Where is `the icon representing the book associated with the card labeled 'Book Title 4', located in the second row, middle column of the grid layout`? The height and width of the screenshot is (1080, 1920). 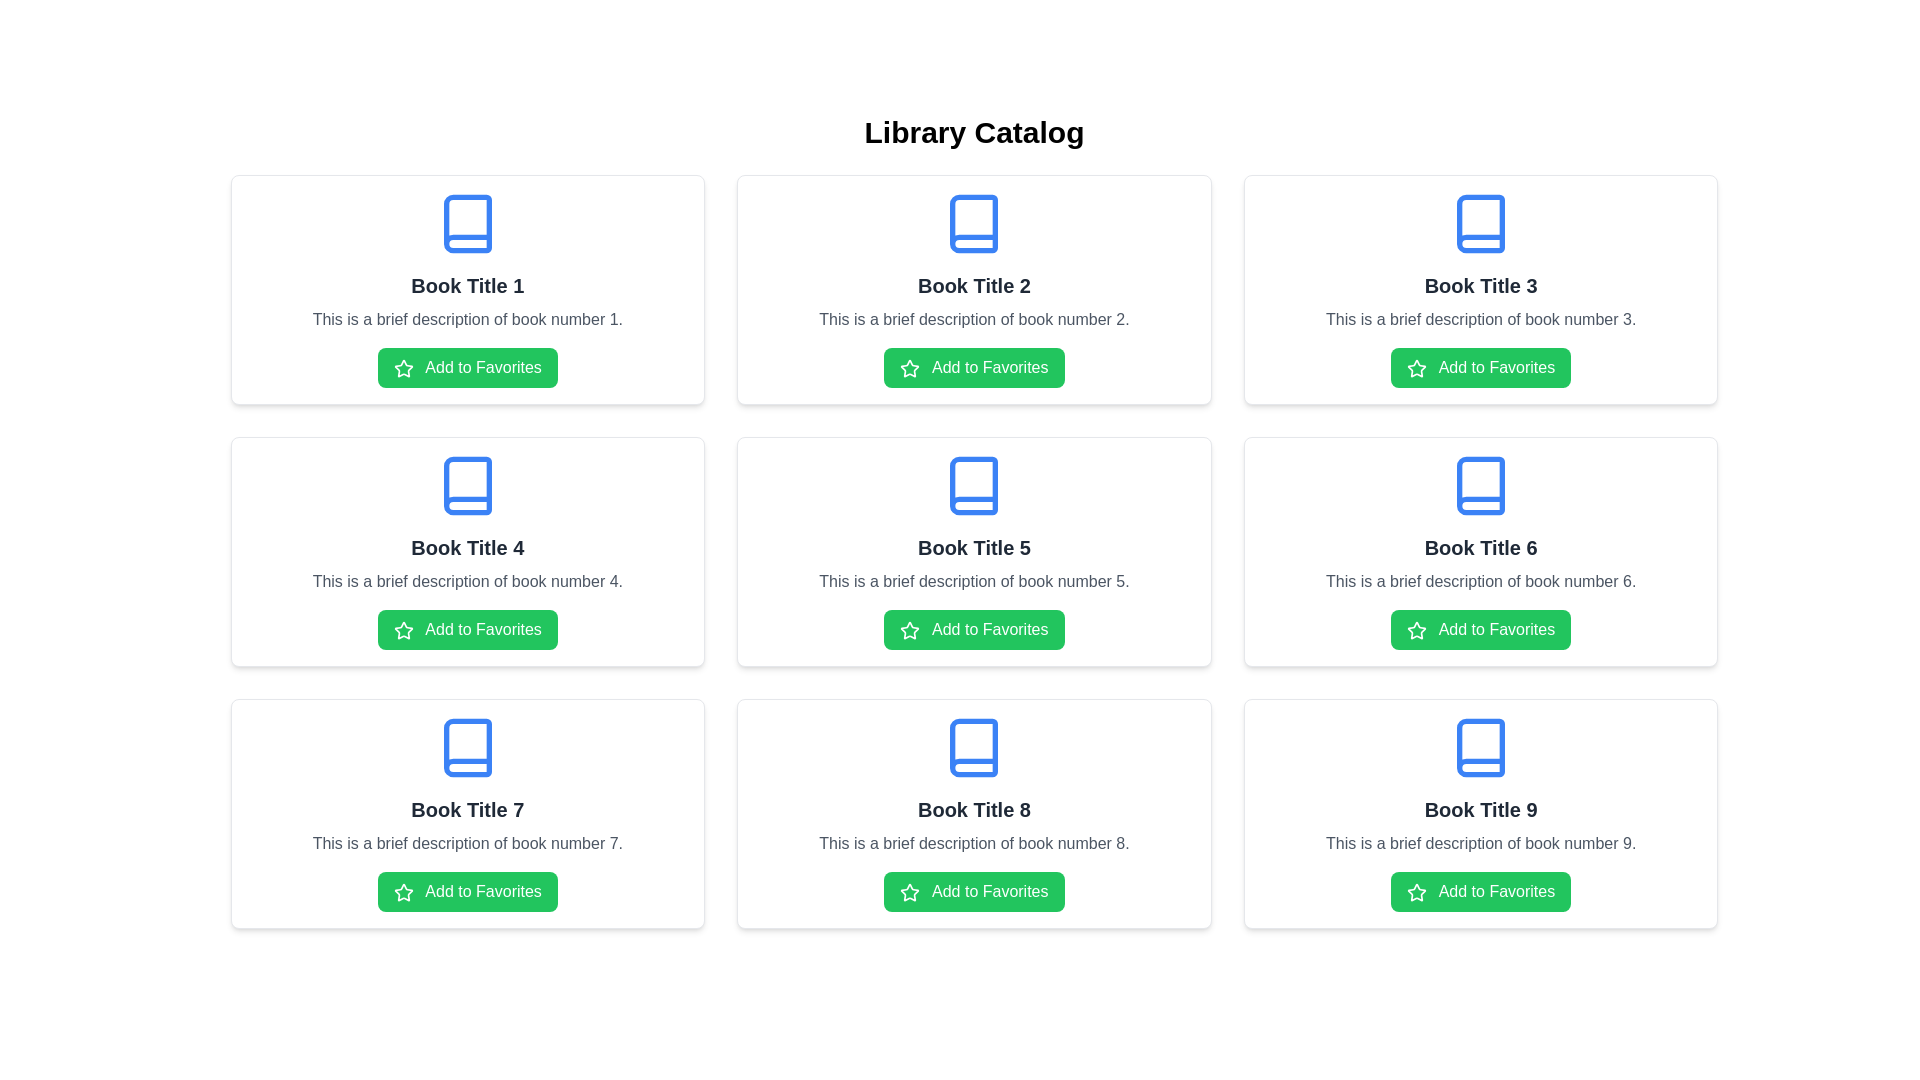
the icon representing the book associated with the card labeled 'Book Title 4', located in the second row, middle column of the grid layout is located at coordinates (466, 486).